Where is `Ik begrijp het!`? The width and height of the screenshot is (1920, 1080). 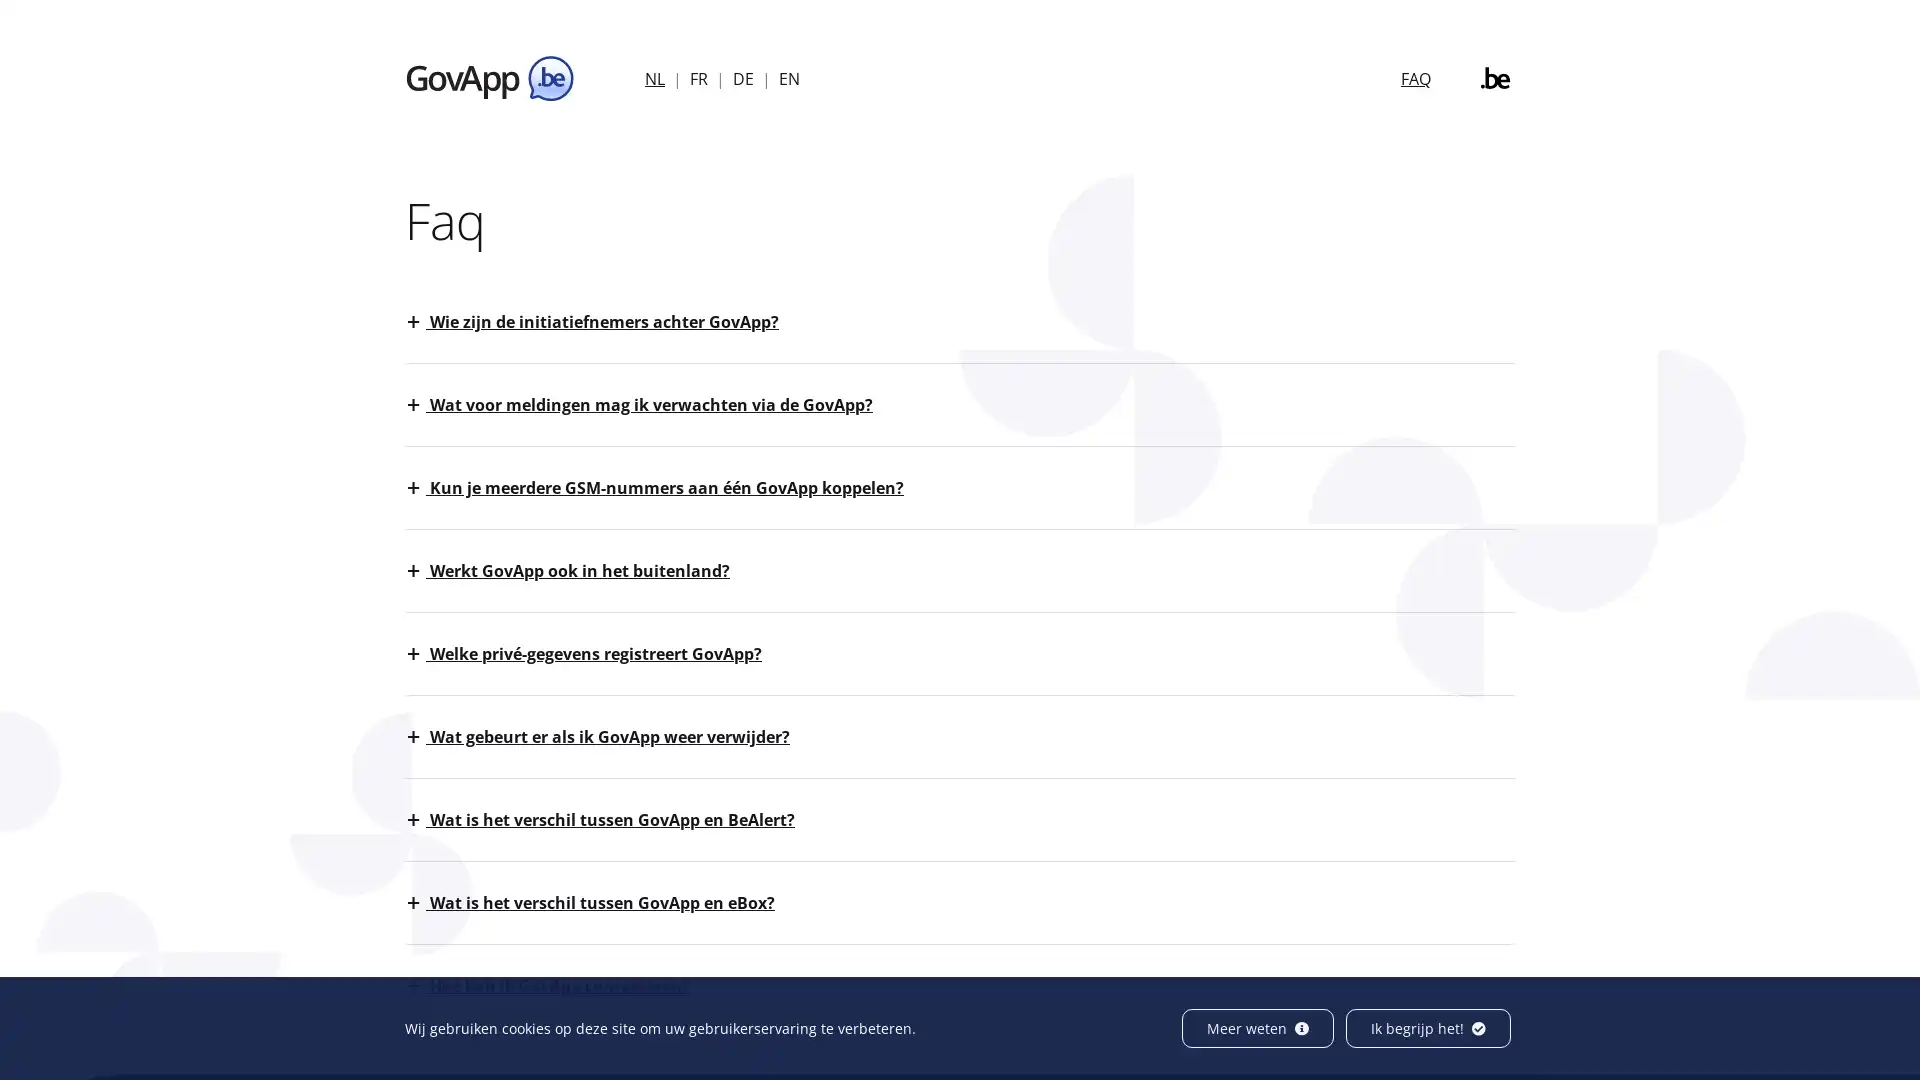 Ik begrijp het! is located at coordinates (1427, 1028).